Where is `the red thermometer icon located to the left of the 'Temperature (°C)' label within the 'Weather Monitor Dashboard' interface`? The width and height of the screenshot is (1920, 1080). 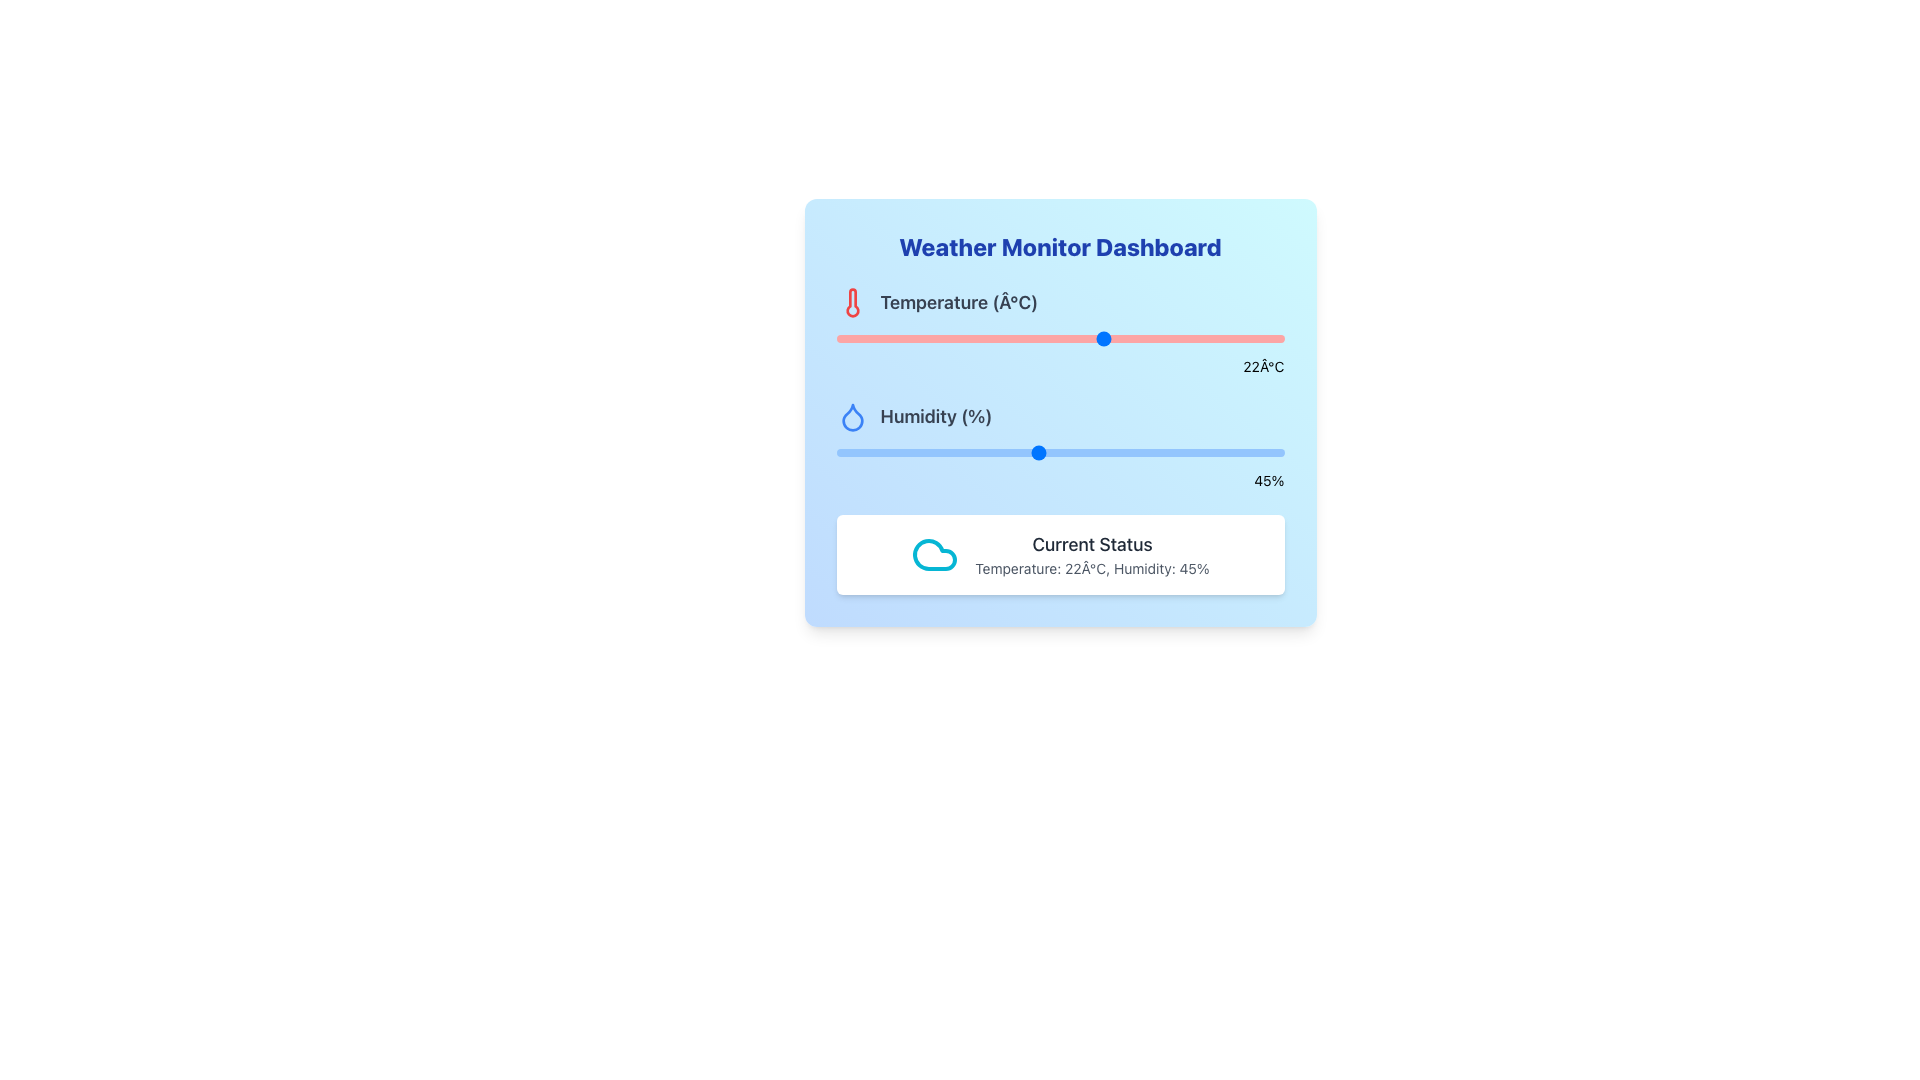
the red thermometer icon located to the left of the 'Temperature (°C)' label within the 'Weather Monitor Dashboard' interface is located at coordinates (852, 303).